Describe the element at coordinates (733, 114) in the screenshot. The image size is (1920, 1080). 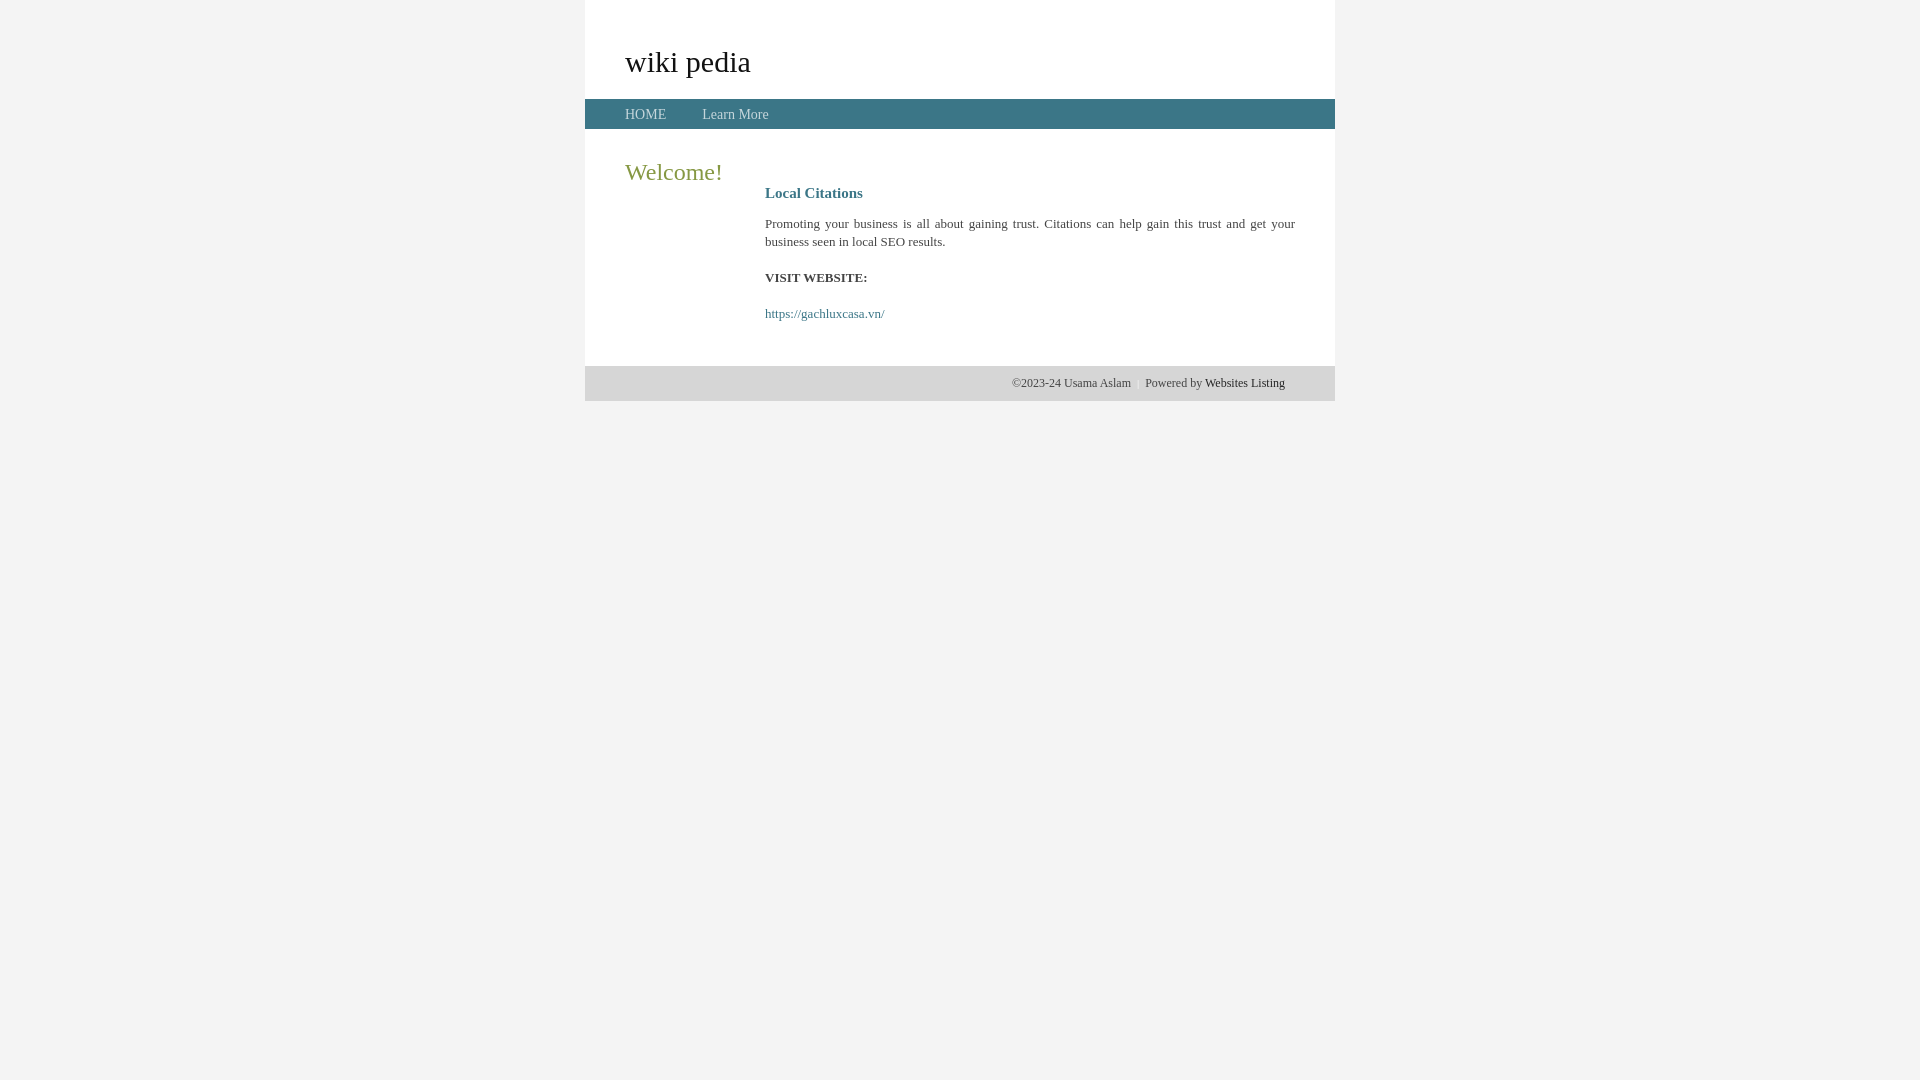
I see `'Learn More'` at that location.